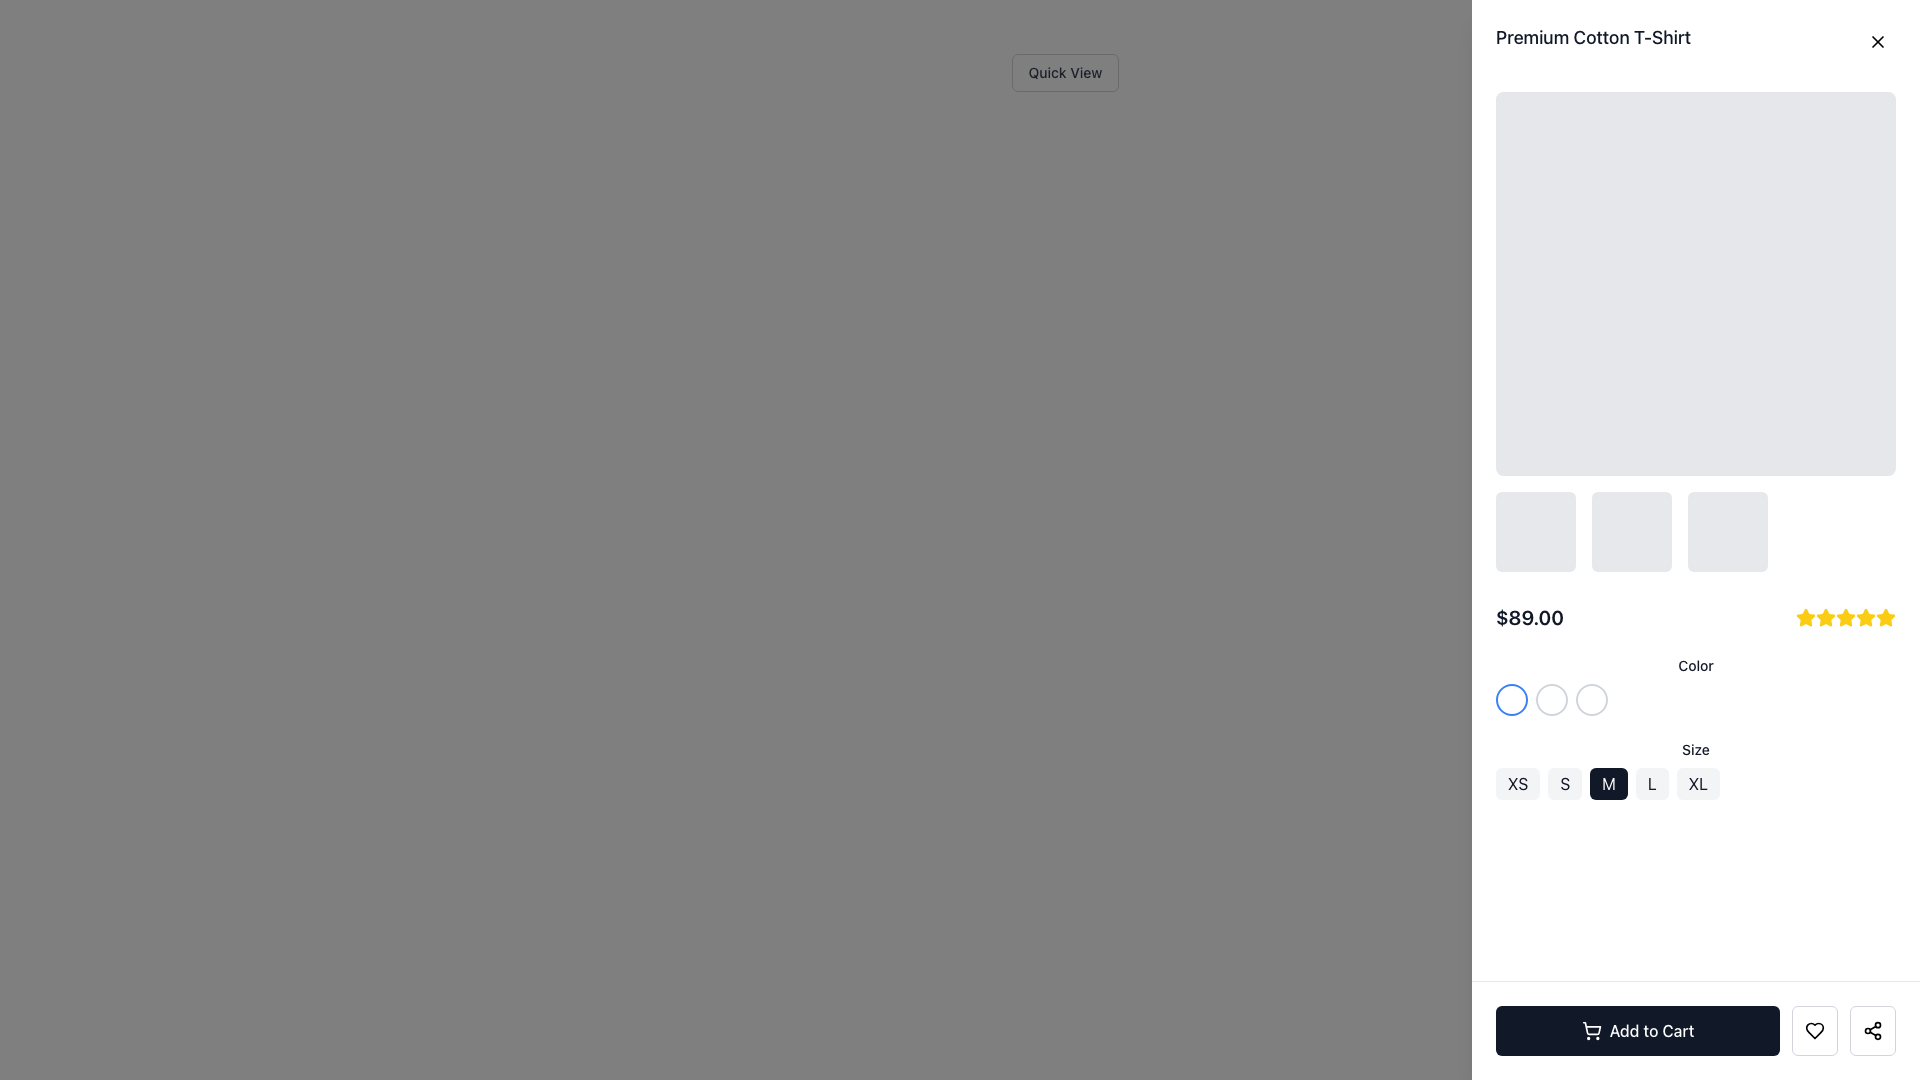 Image resolution: width=1920 pixels, height=1080 pixels. What do you see at coordinates (1518, 782) in the screenshot?
I see `the 'XS' size selection button` at bounding box center [1518, 782].